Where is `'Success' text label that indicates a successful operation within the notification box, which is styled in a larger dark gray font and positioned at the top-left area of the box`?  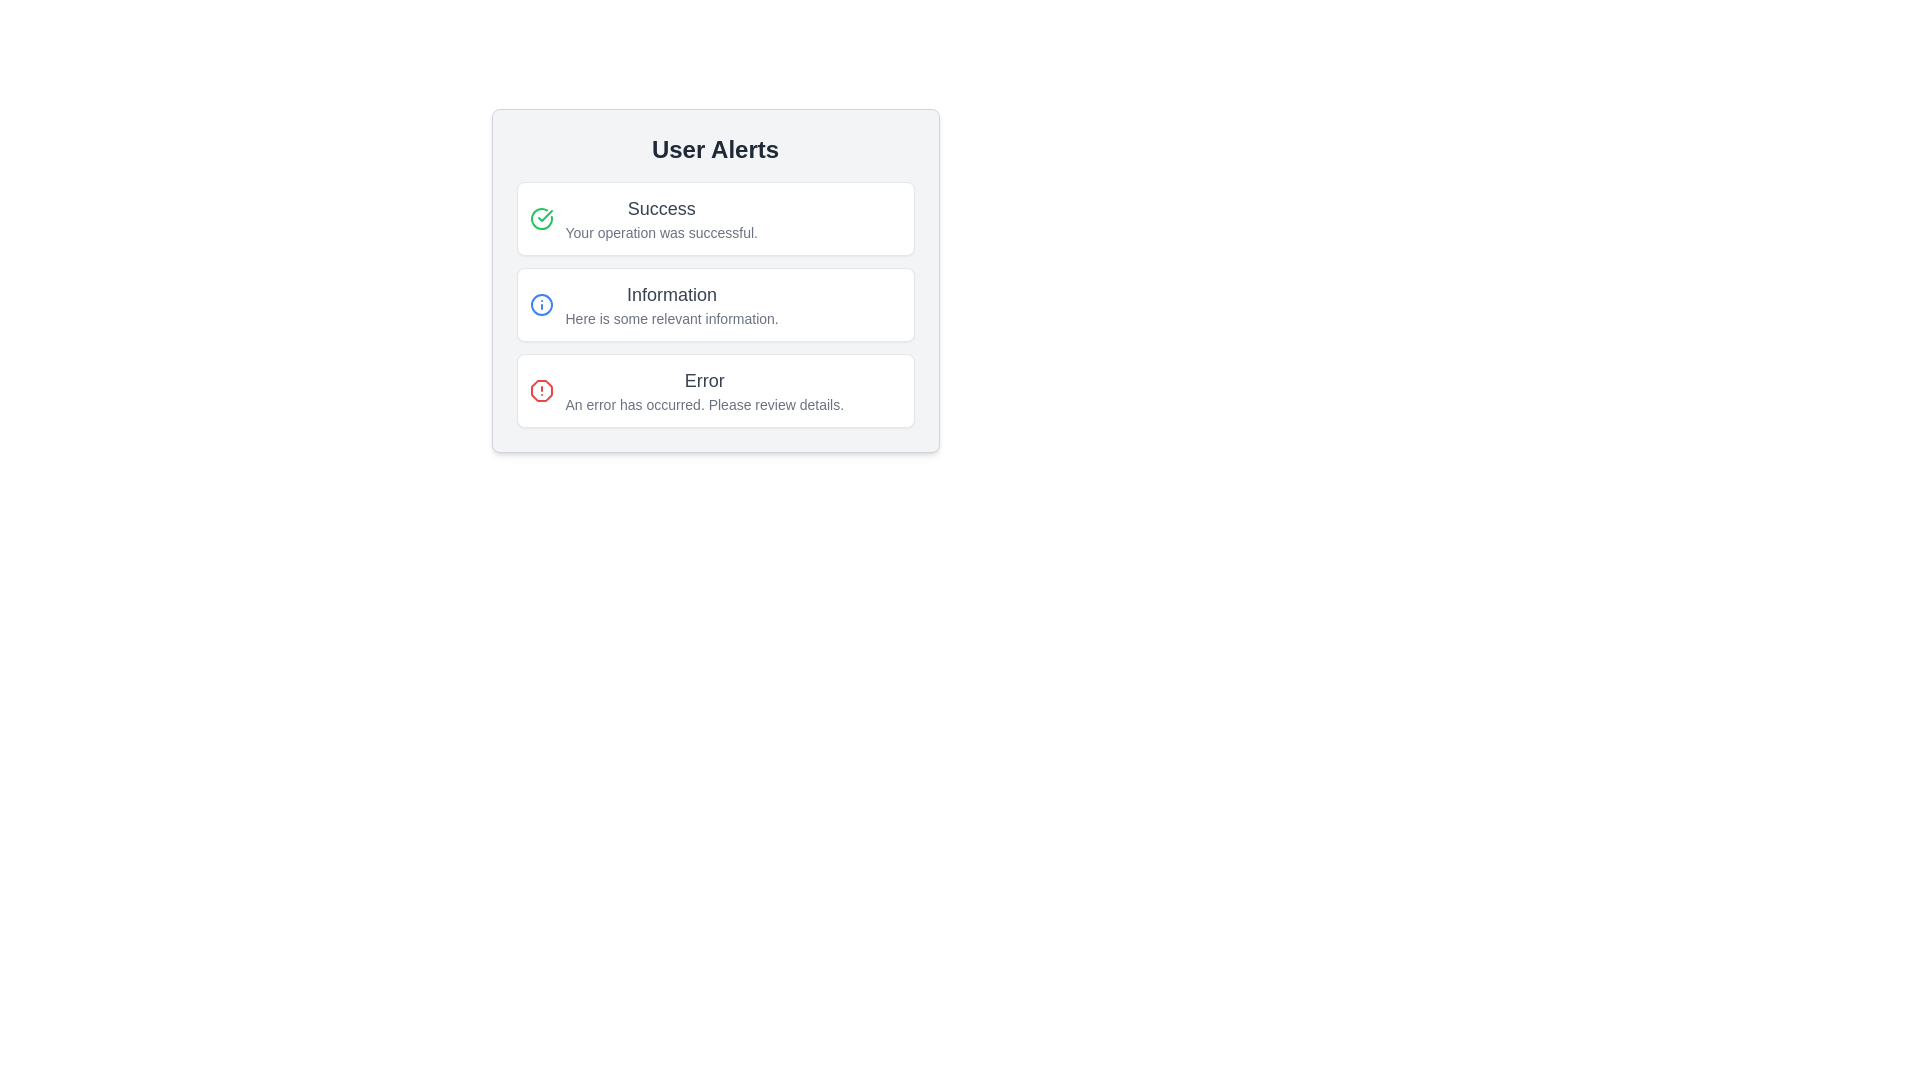
'Success' text label that indicates a successful operation within the notification box, which is styled in a larger dark gray font and positioned at the top-left area of the box is located at coordinates (661, 208).